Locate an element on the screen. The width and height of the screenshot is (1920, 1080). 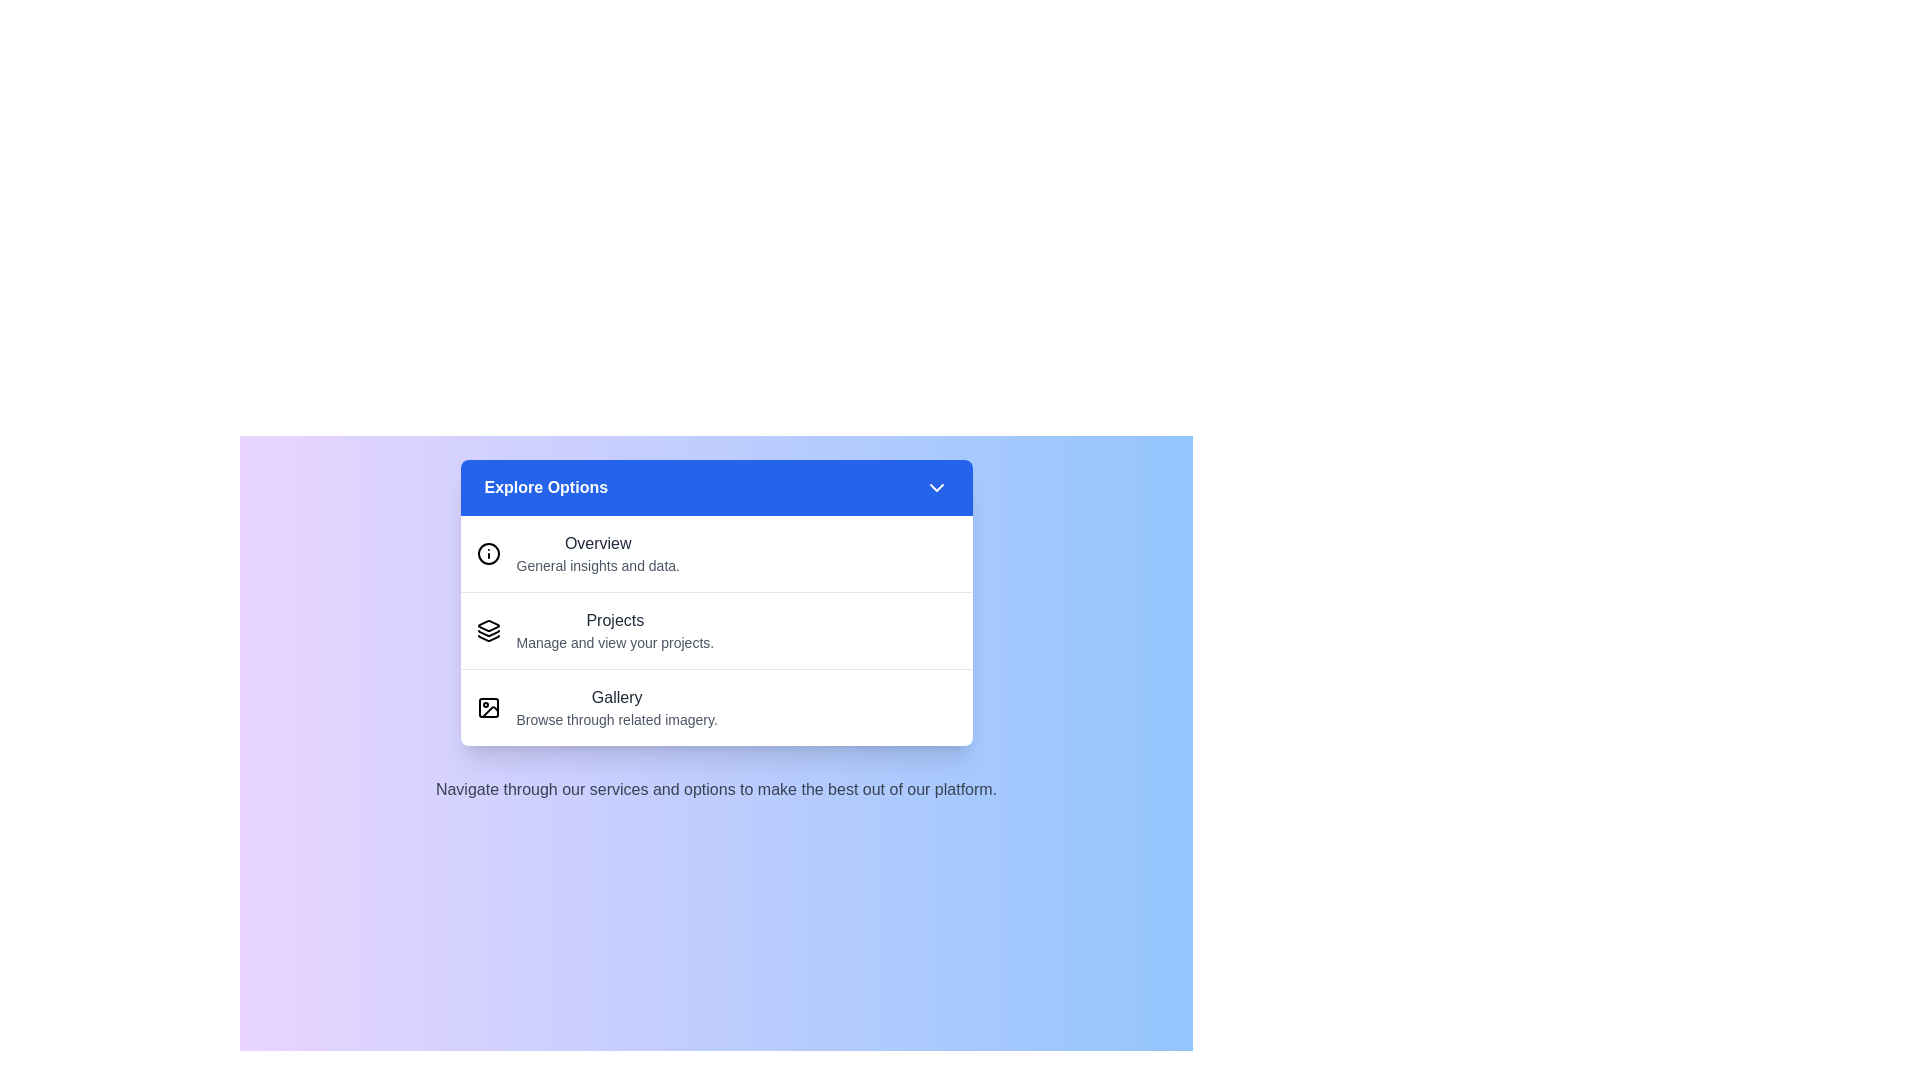
the menu item labeled Projects to highlight it is located at coordinates (716, 630).